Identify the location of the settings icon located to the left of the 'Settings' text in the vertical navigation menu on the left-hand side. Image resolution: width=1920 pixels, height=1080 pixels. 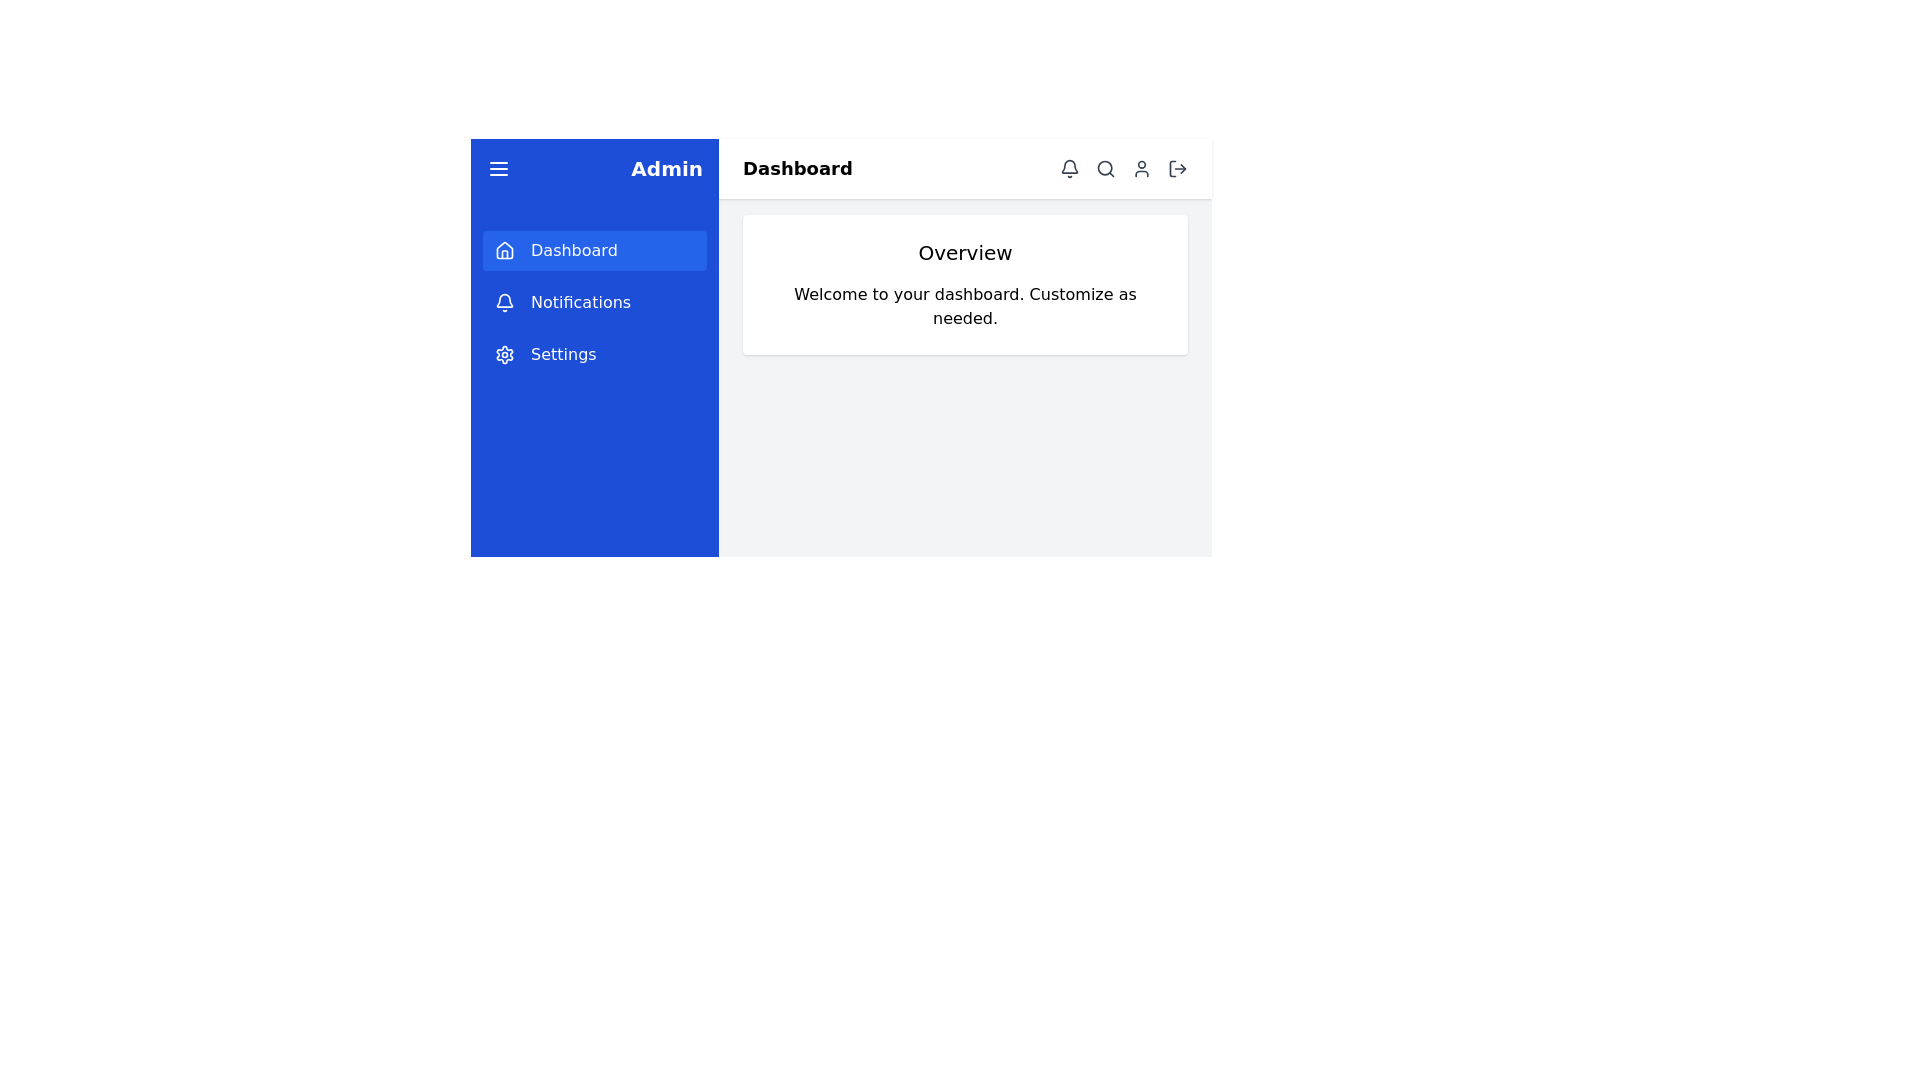
(504, 353).